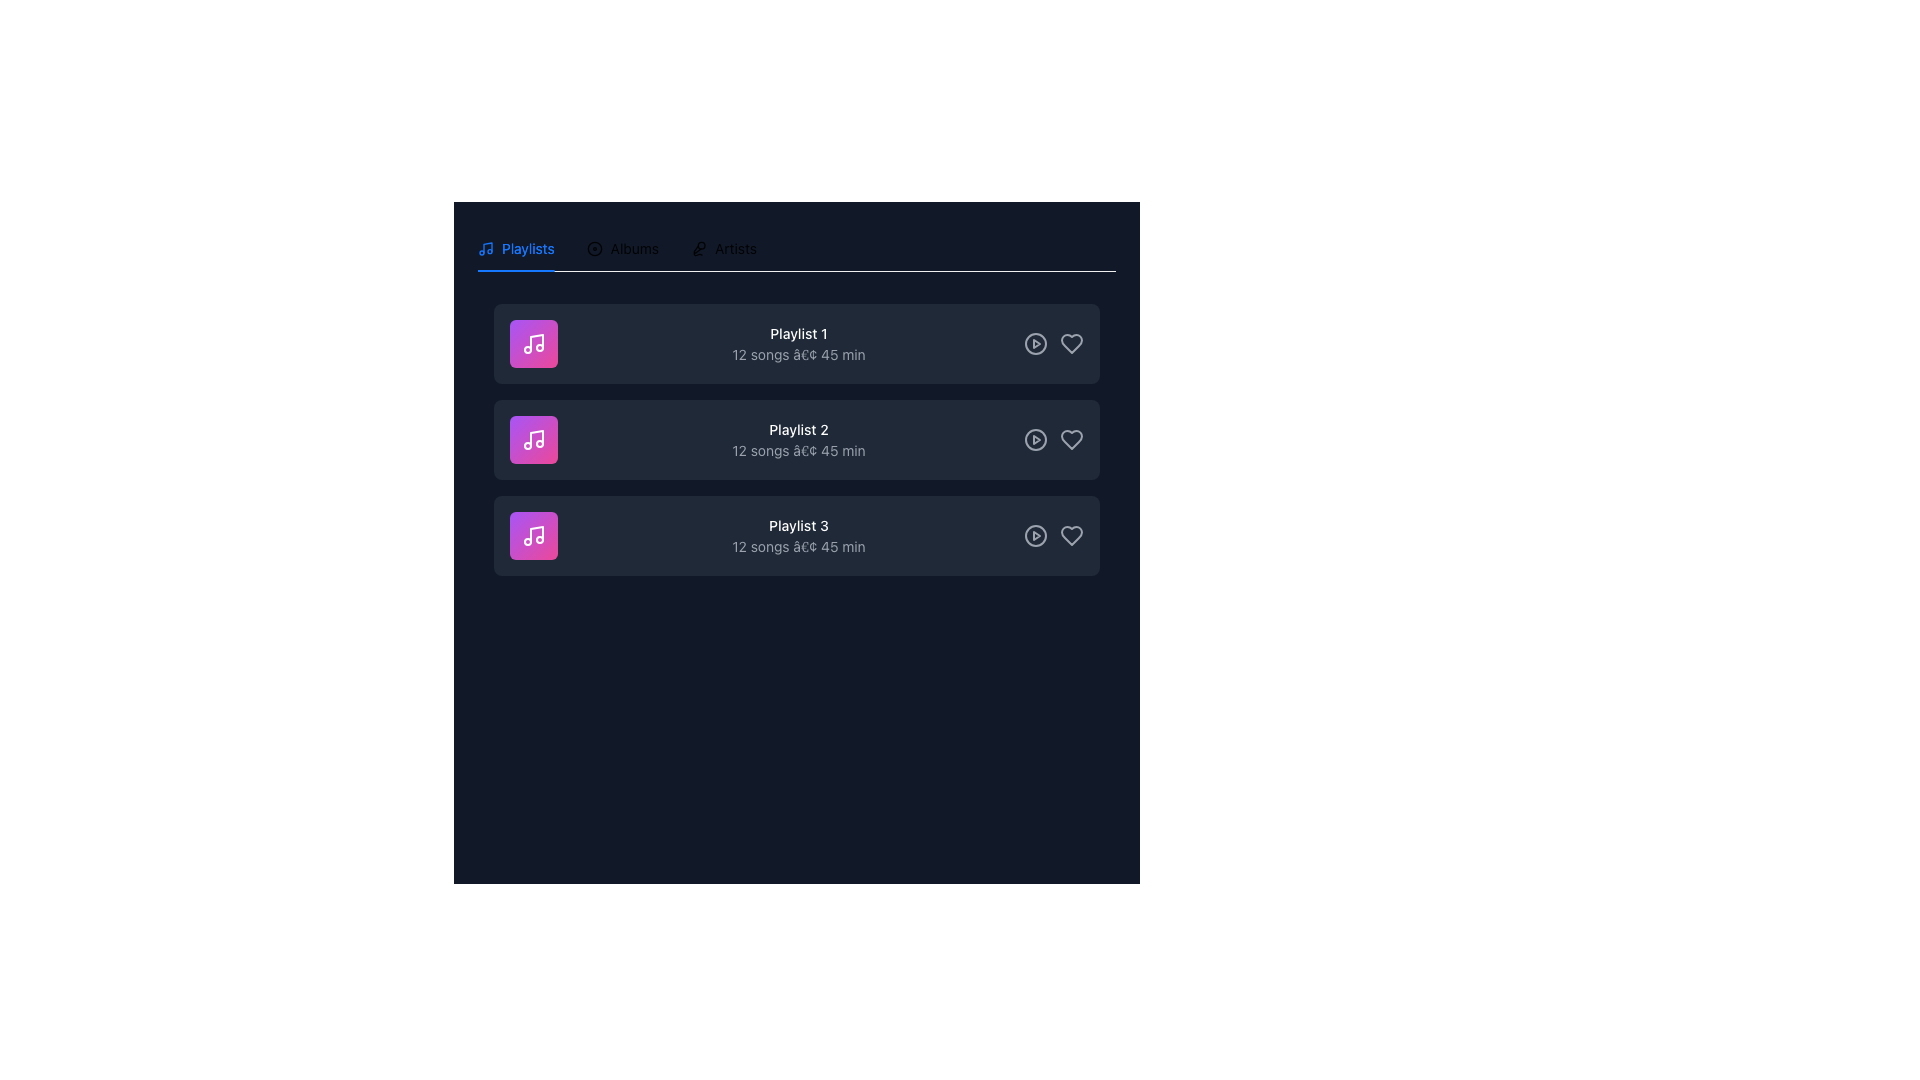  I want to click on the circular graphical element that encloses the play icon for the third playlist, located at the bottom-right corner of the playlist section, so click(1036, 535).